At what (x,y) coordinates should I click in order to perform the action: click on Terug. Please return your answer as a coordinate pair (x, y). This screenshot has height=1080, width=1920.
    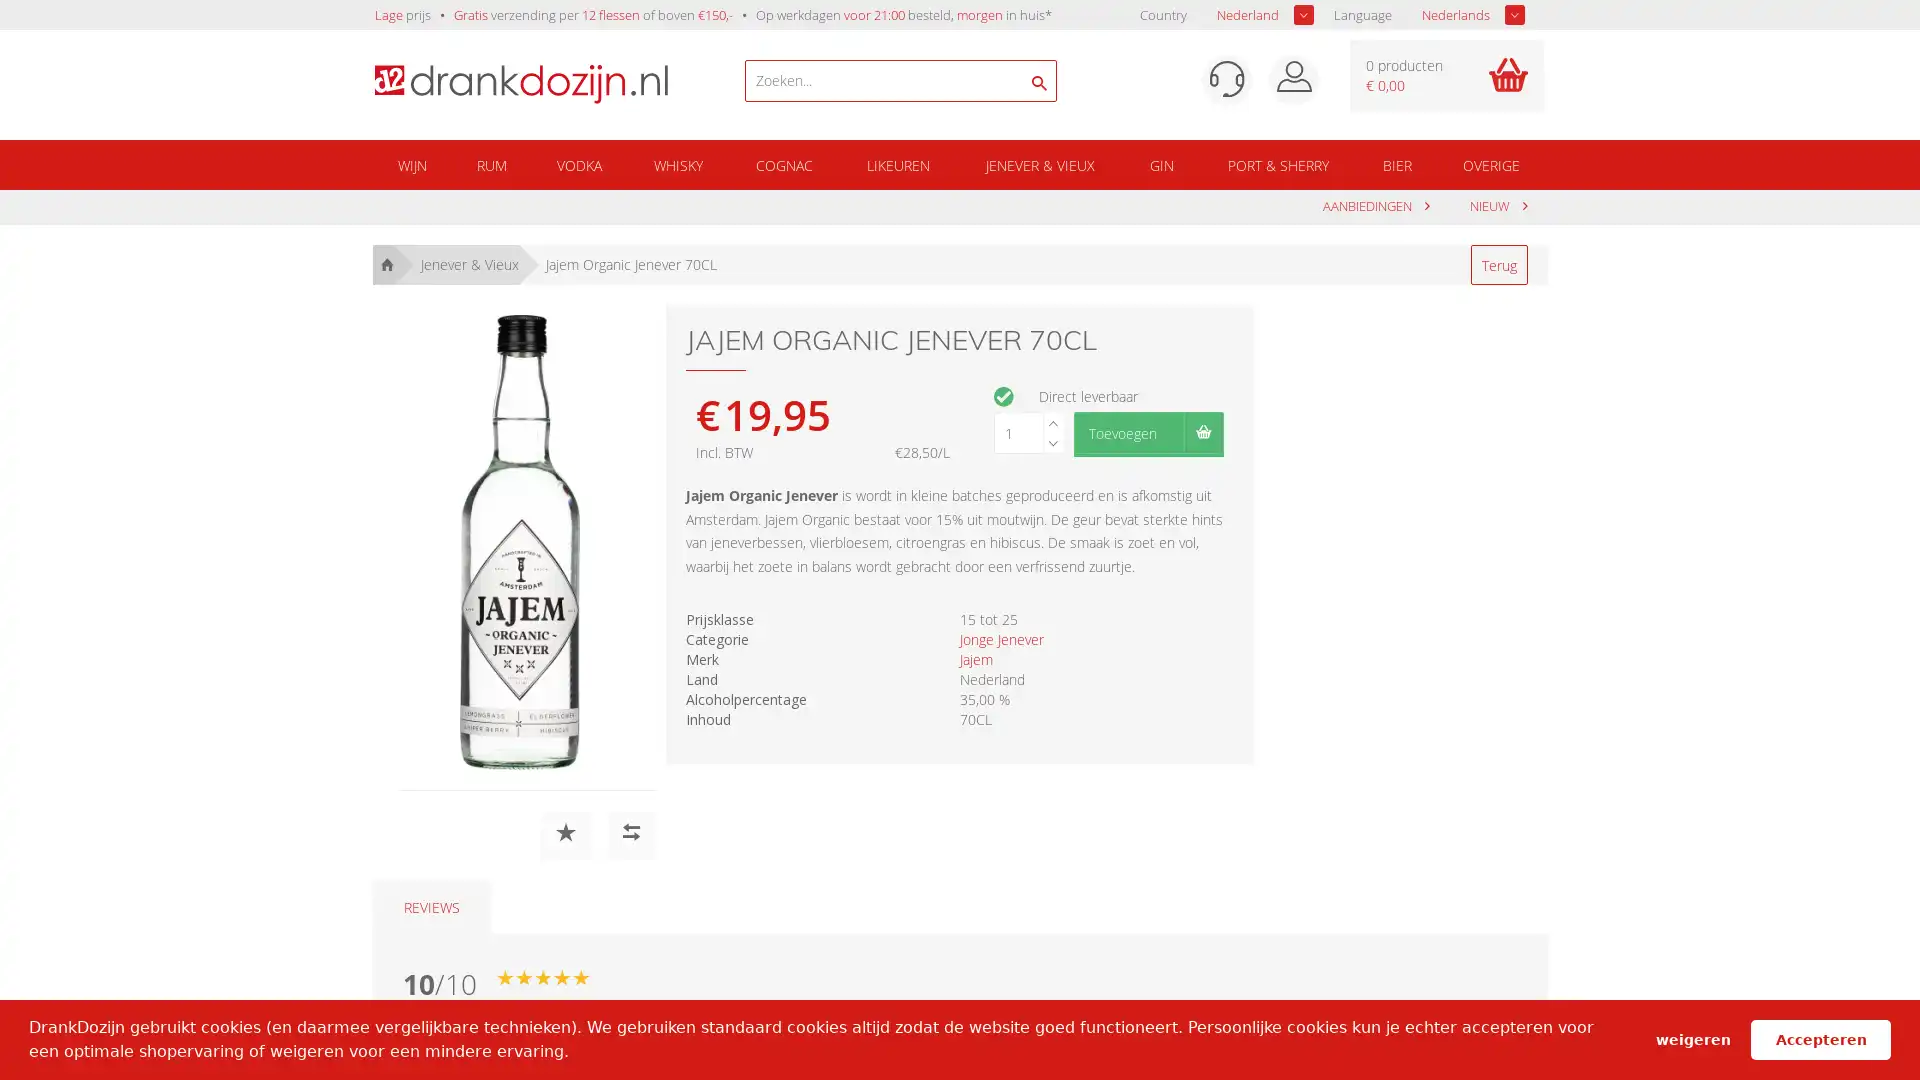
    Looking at the image, I should click on (1498, 264).